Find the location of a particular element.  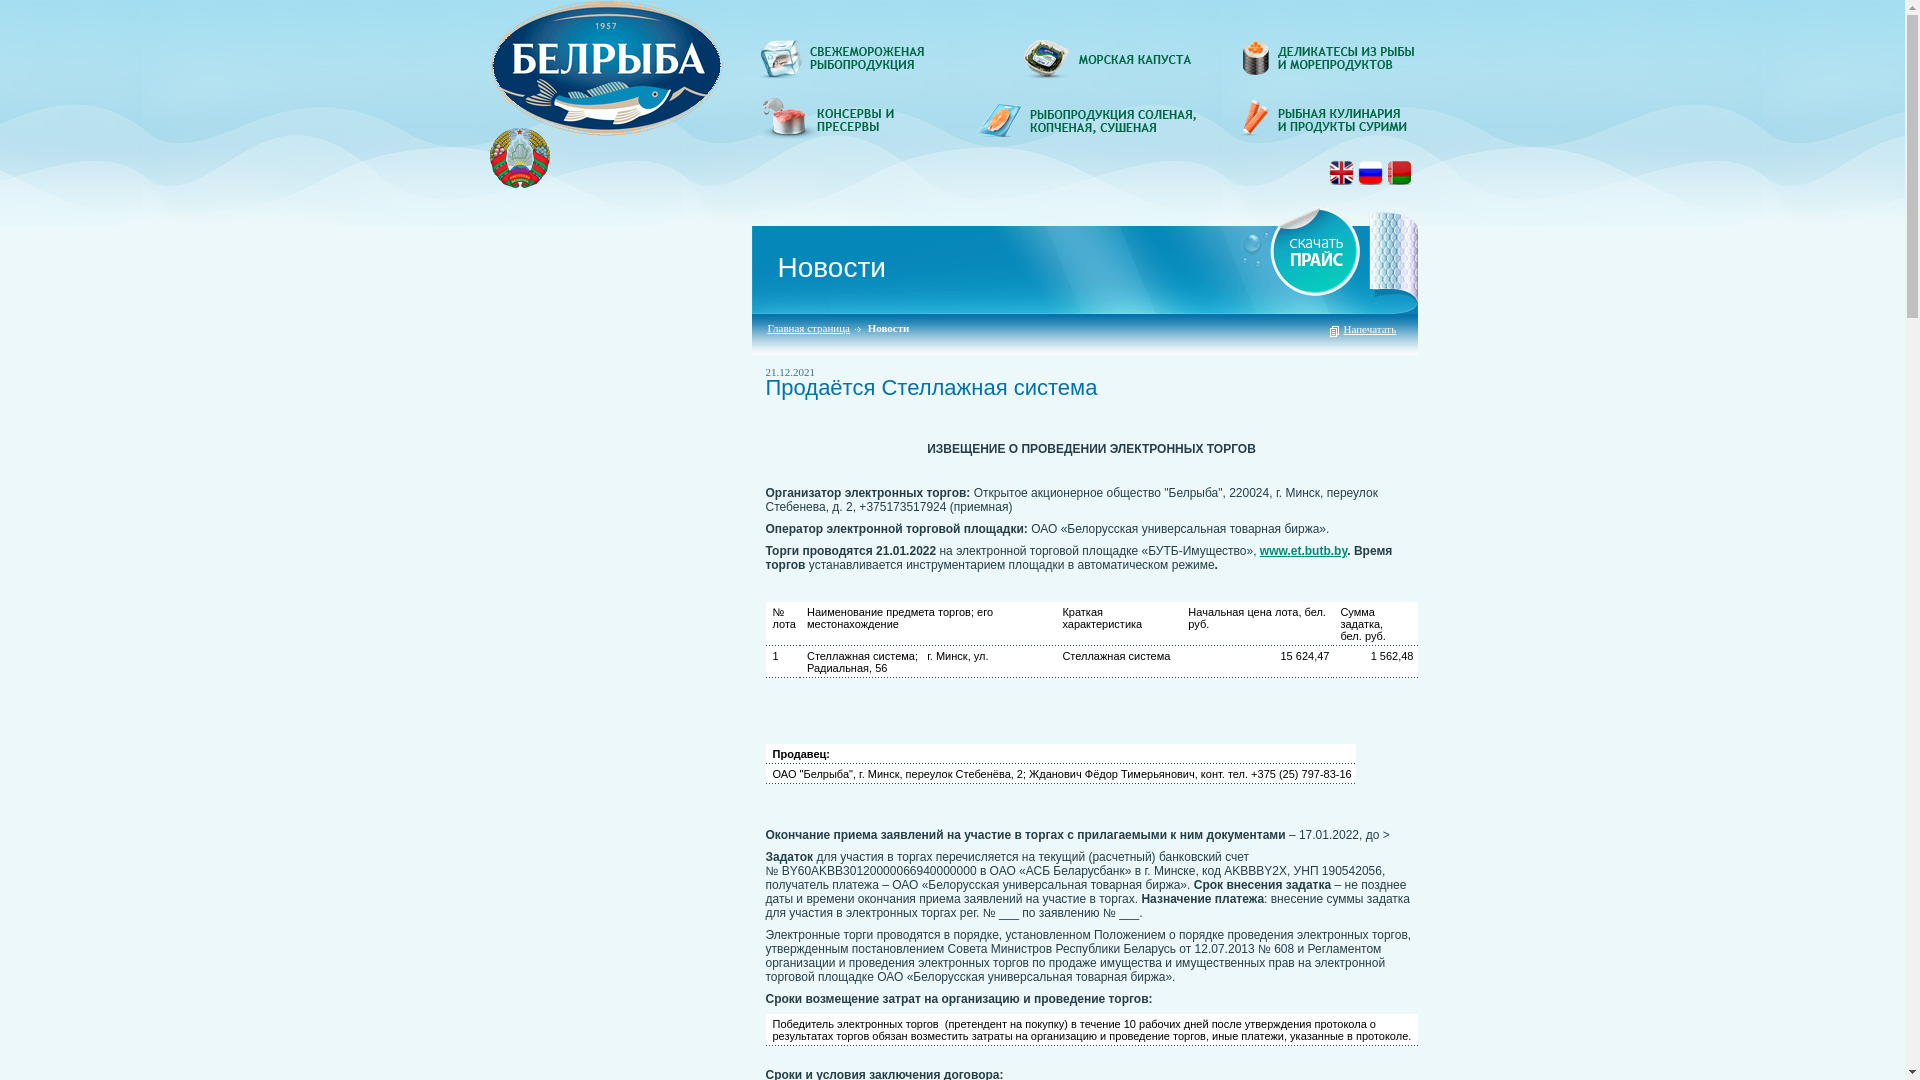

'ru' is located at coordinates (1369, 180).